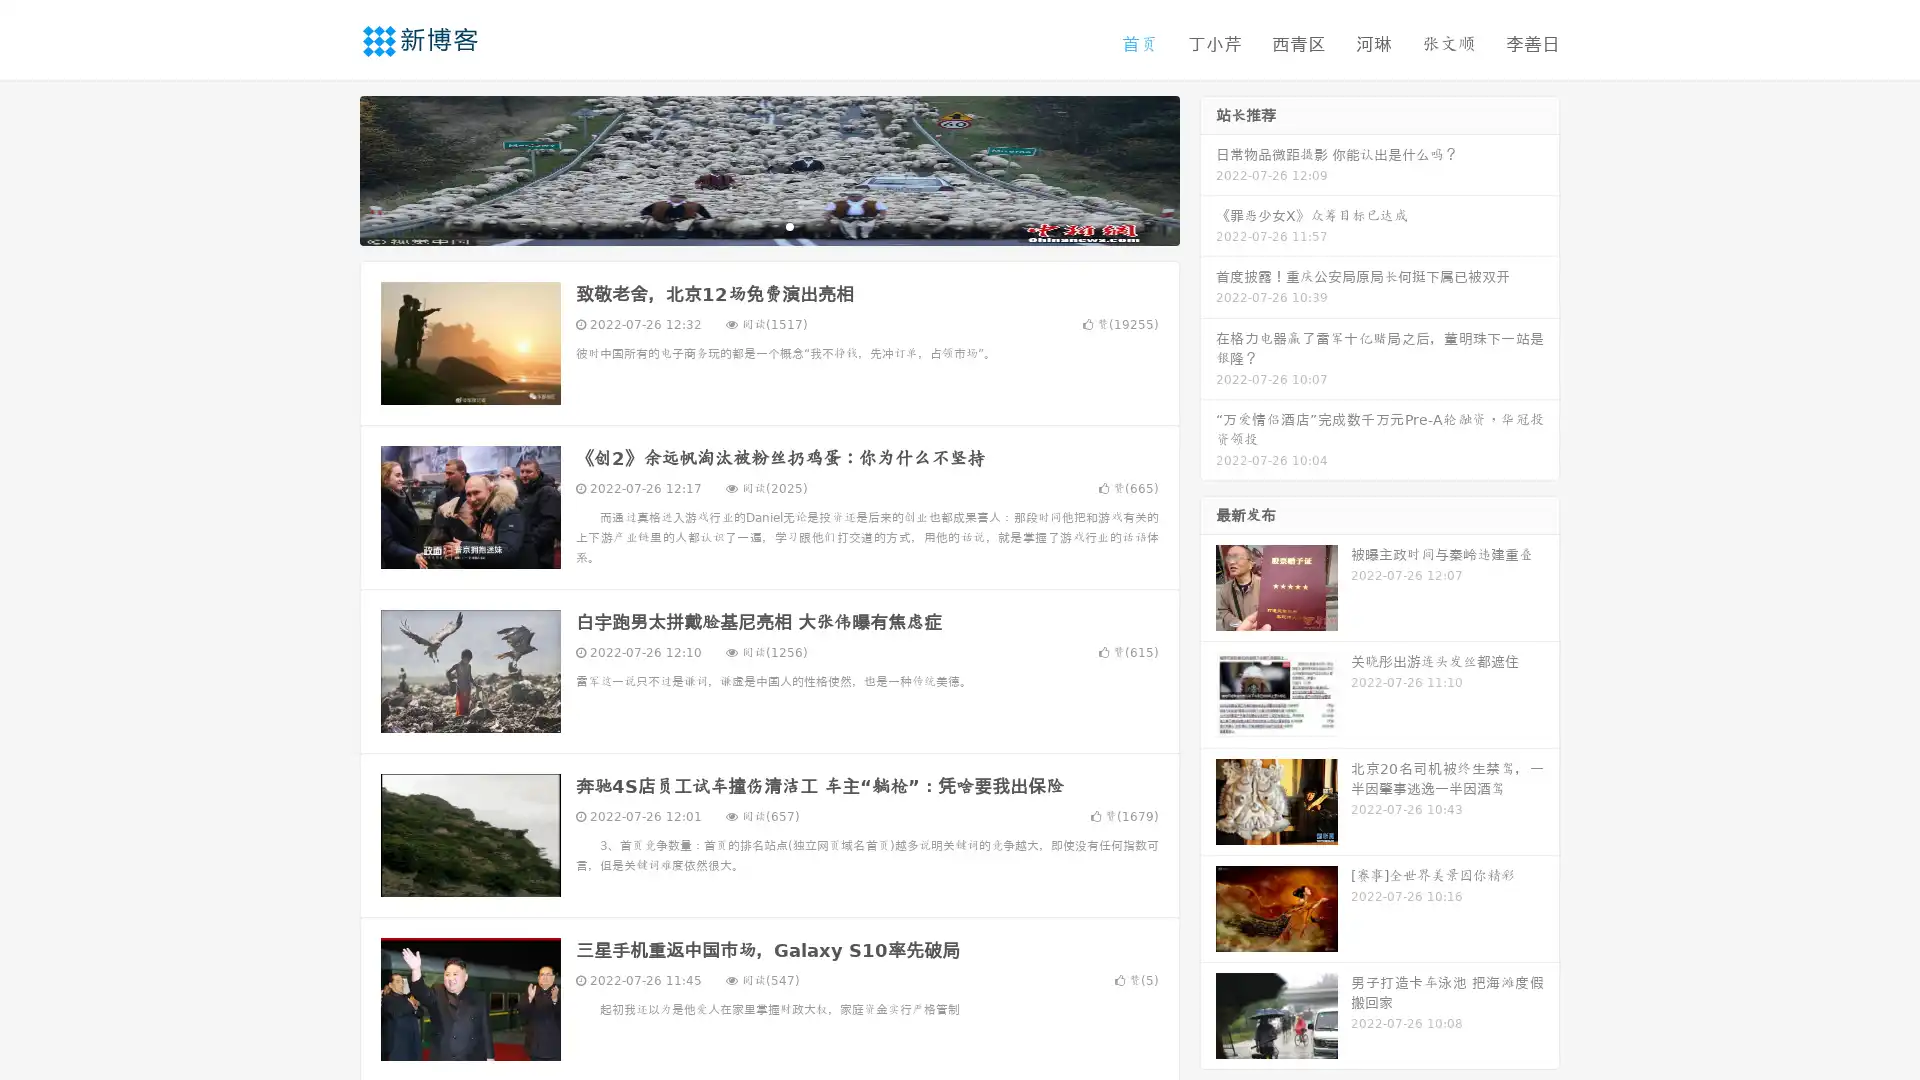 The image size is (1920, 1080). Describe the element at coordinates (768, 225) in the screenshot. I see `Go to slide 2` at that location.